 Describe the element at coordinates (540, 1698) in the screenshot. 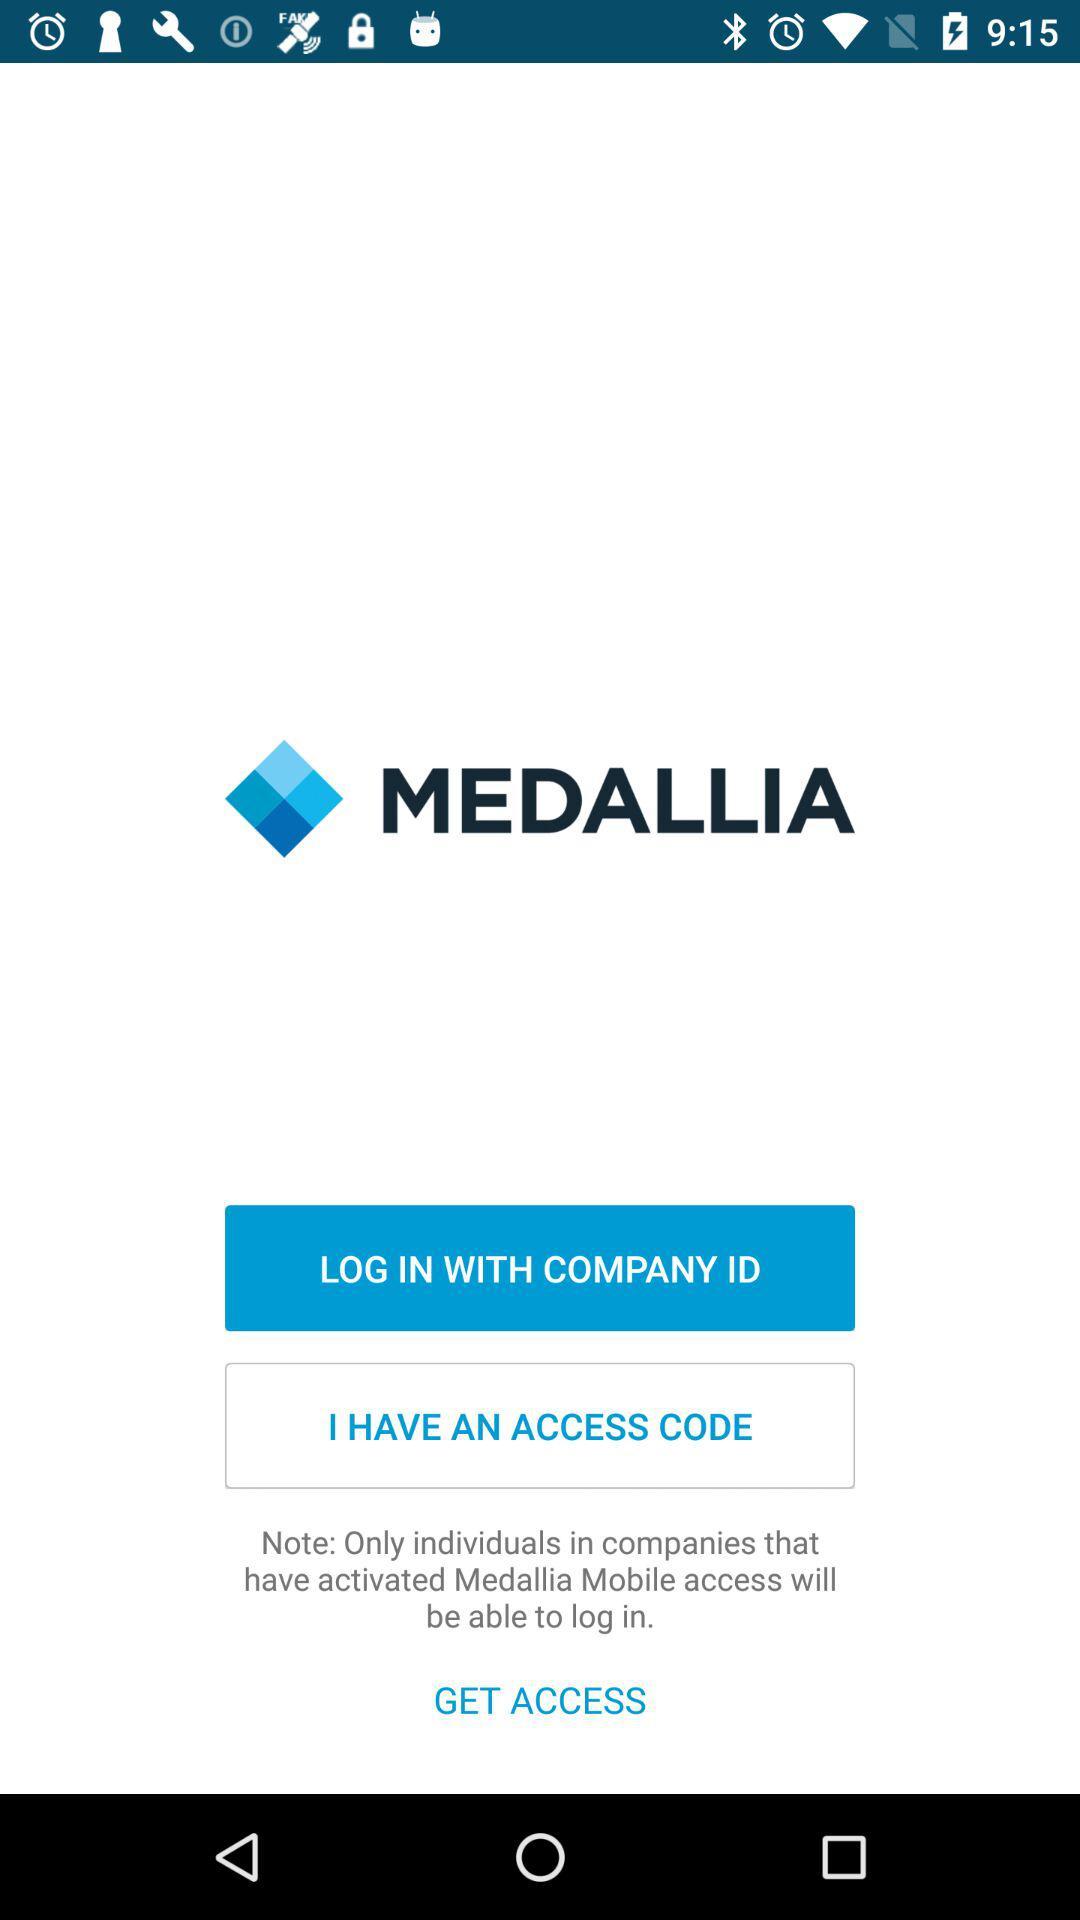

I see `the get access icon` at that location.